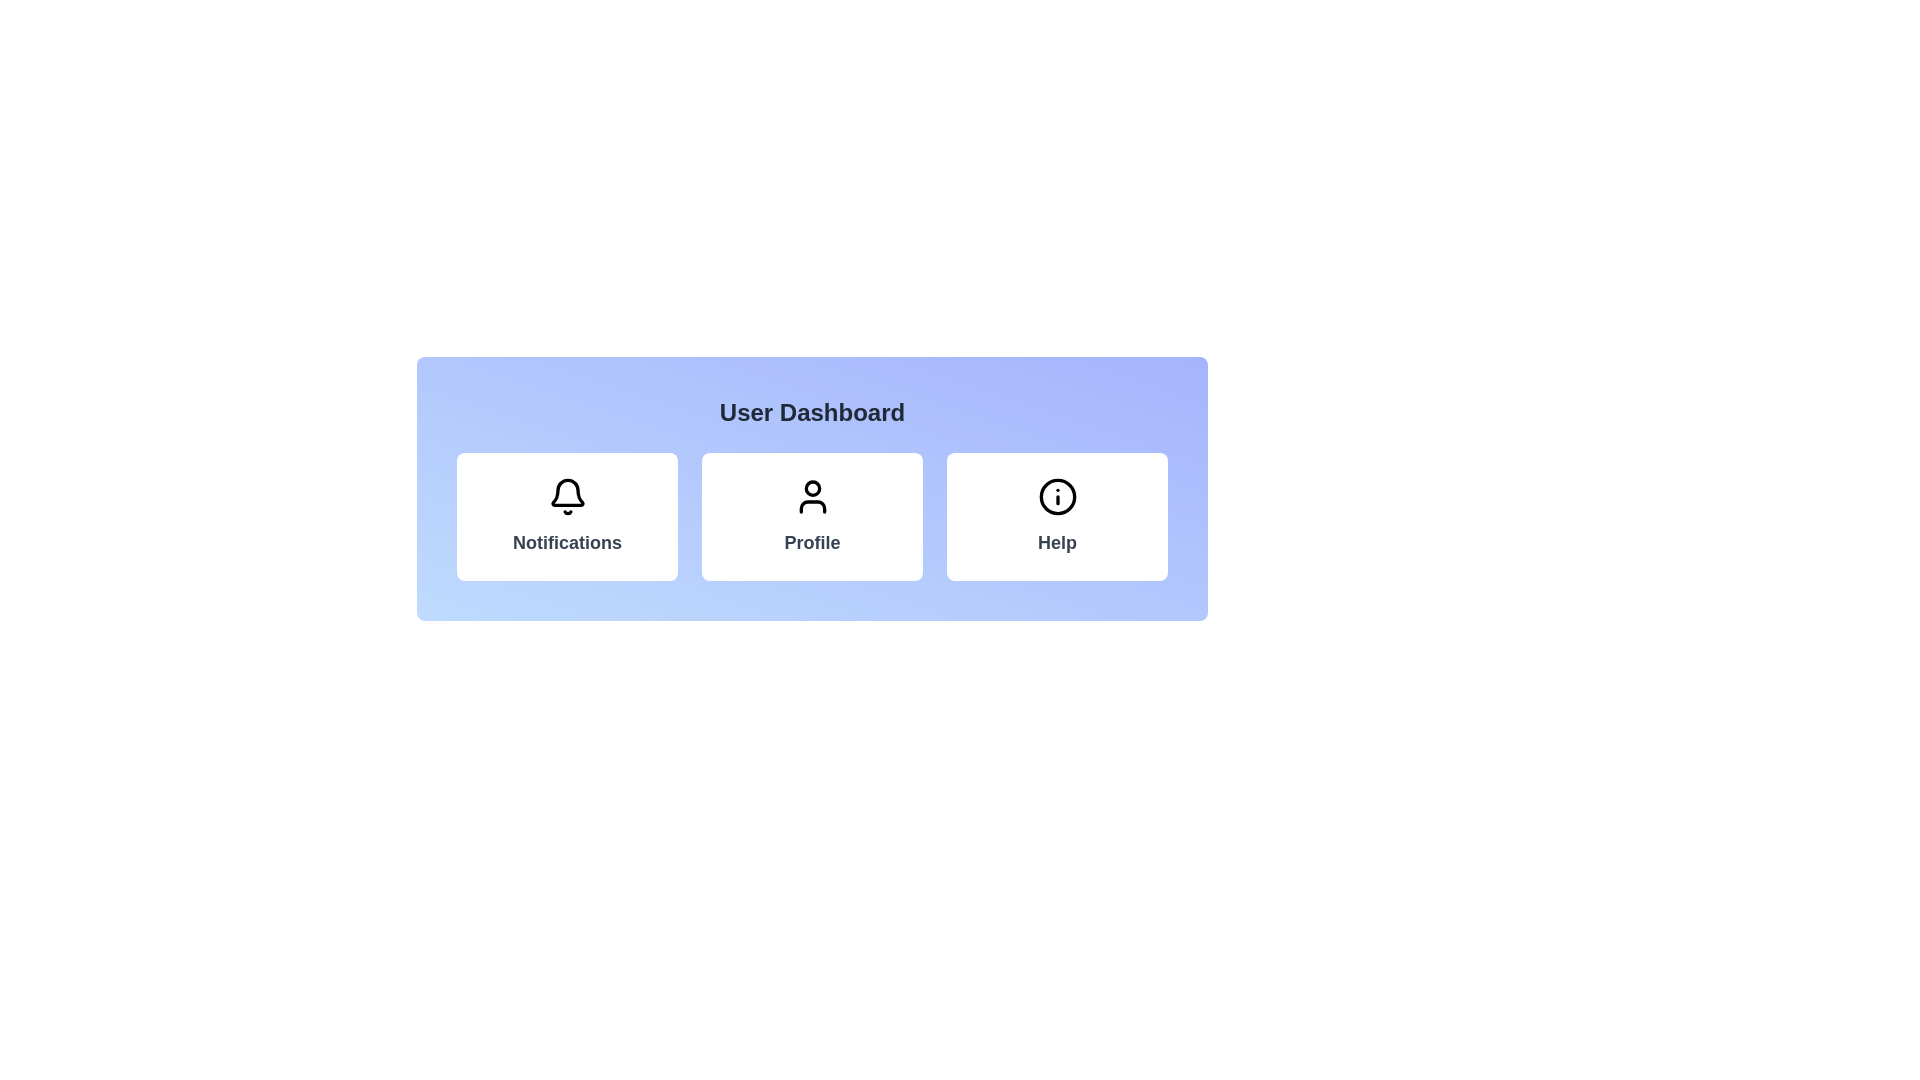 The height and width of the screenshot is (1080, 1920). I want to click on the 'Profile' text label, which is located below the user icon in a card component within a three-column layout, so click(812, 543).